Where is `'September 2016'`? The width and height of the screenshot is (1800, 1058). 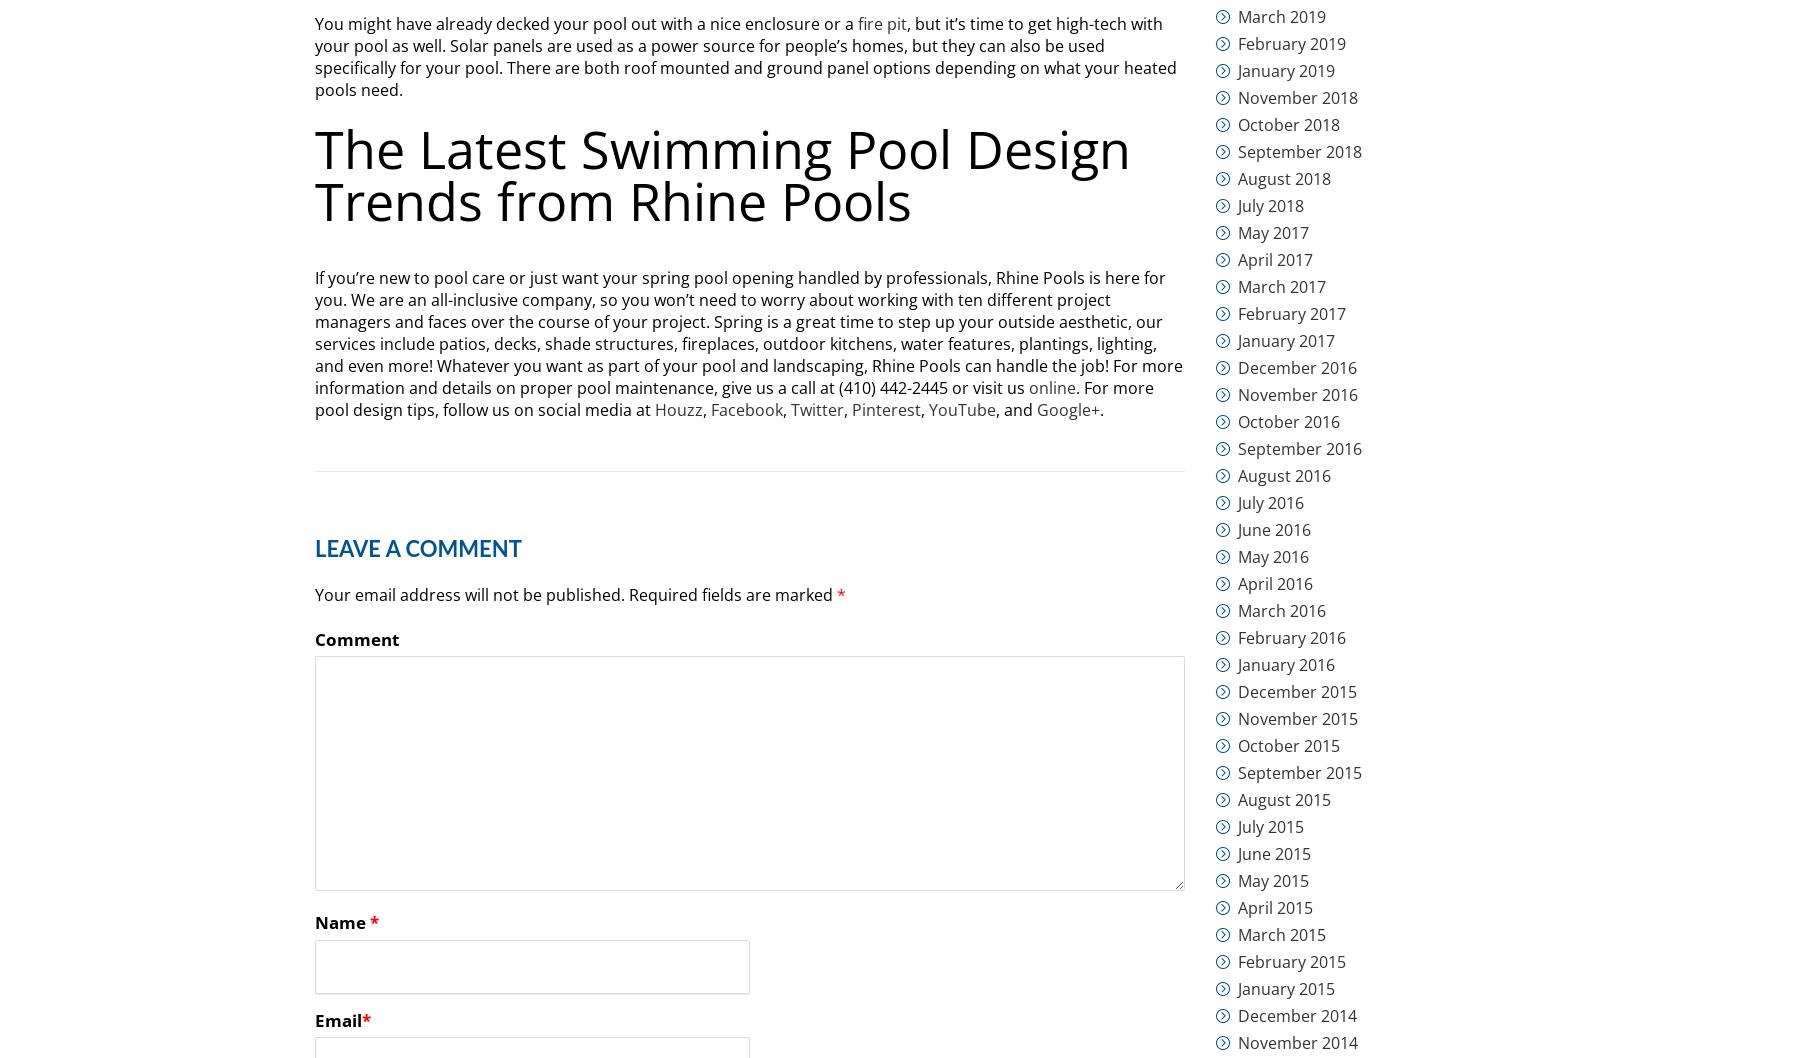 'September 2016' is located at coordinates (1299, 448).